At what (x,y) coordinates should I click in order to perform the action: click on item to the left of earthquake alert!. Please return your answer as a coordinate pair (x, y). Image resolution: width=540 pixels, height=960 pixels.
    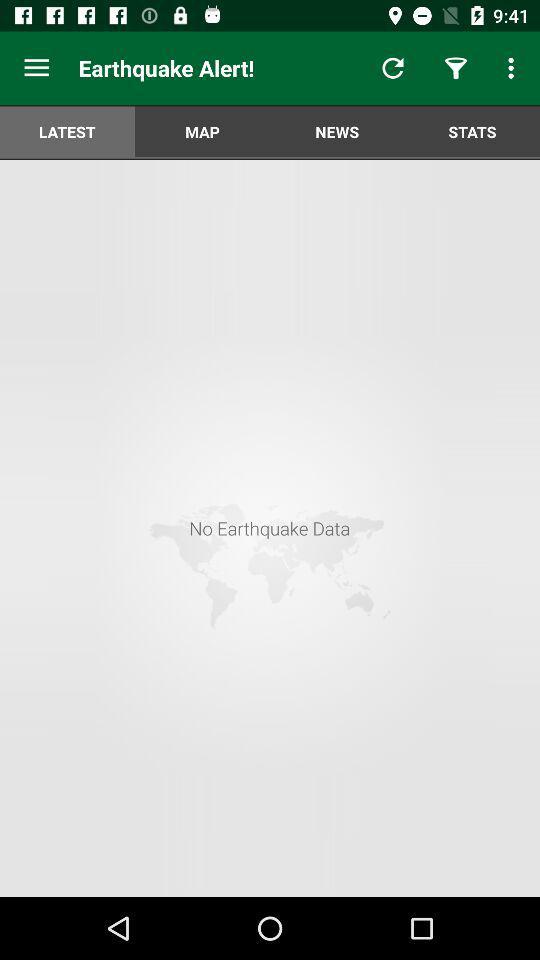
    Looking at the image, I should click on (36, 68).